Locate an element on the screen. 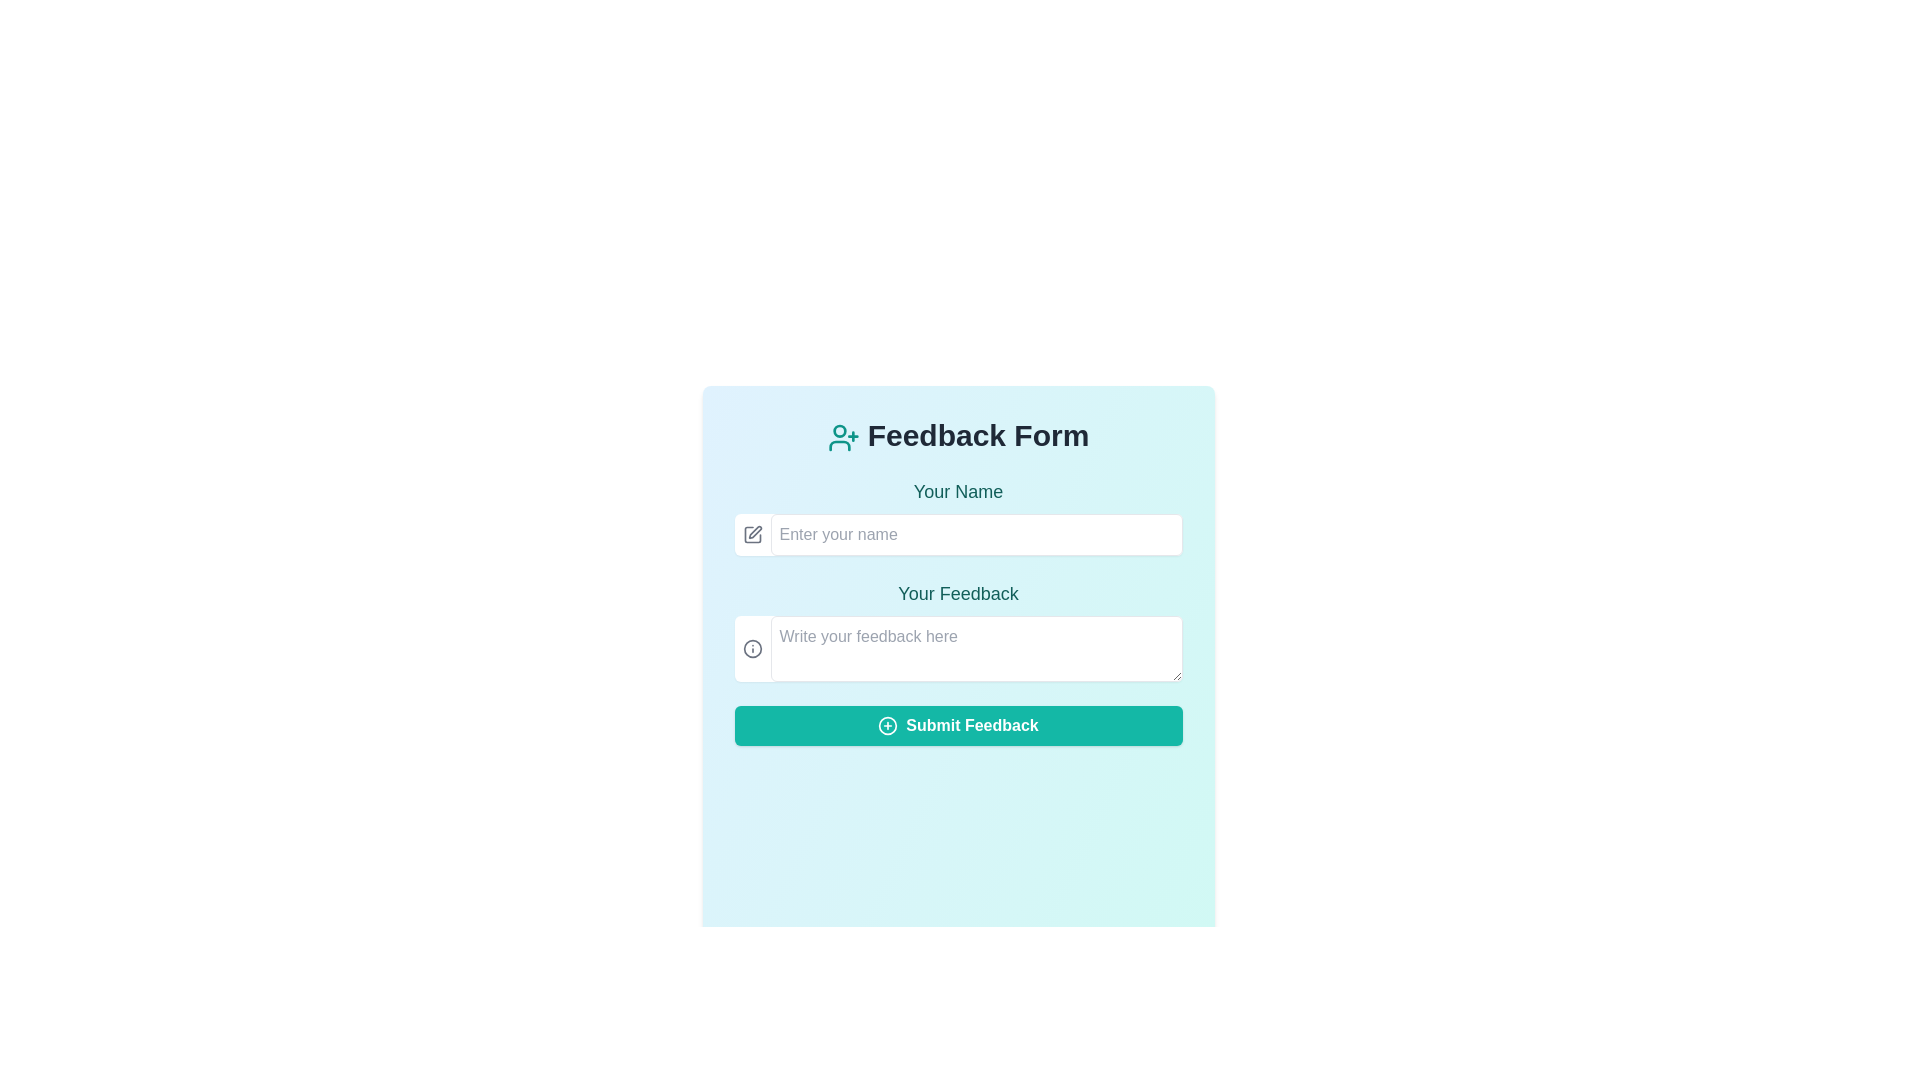 The height and width of the screenshot is (1080, 1920). the label that provides context and instruction for the name input field, which is positioned immediately above the text input field is located at coordinates (957, 492).